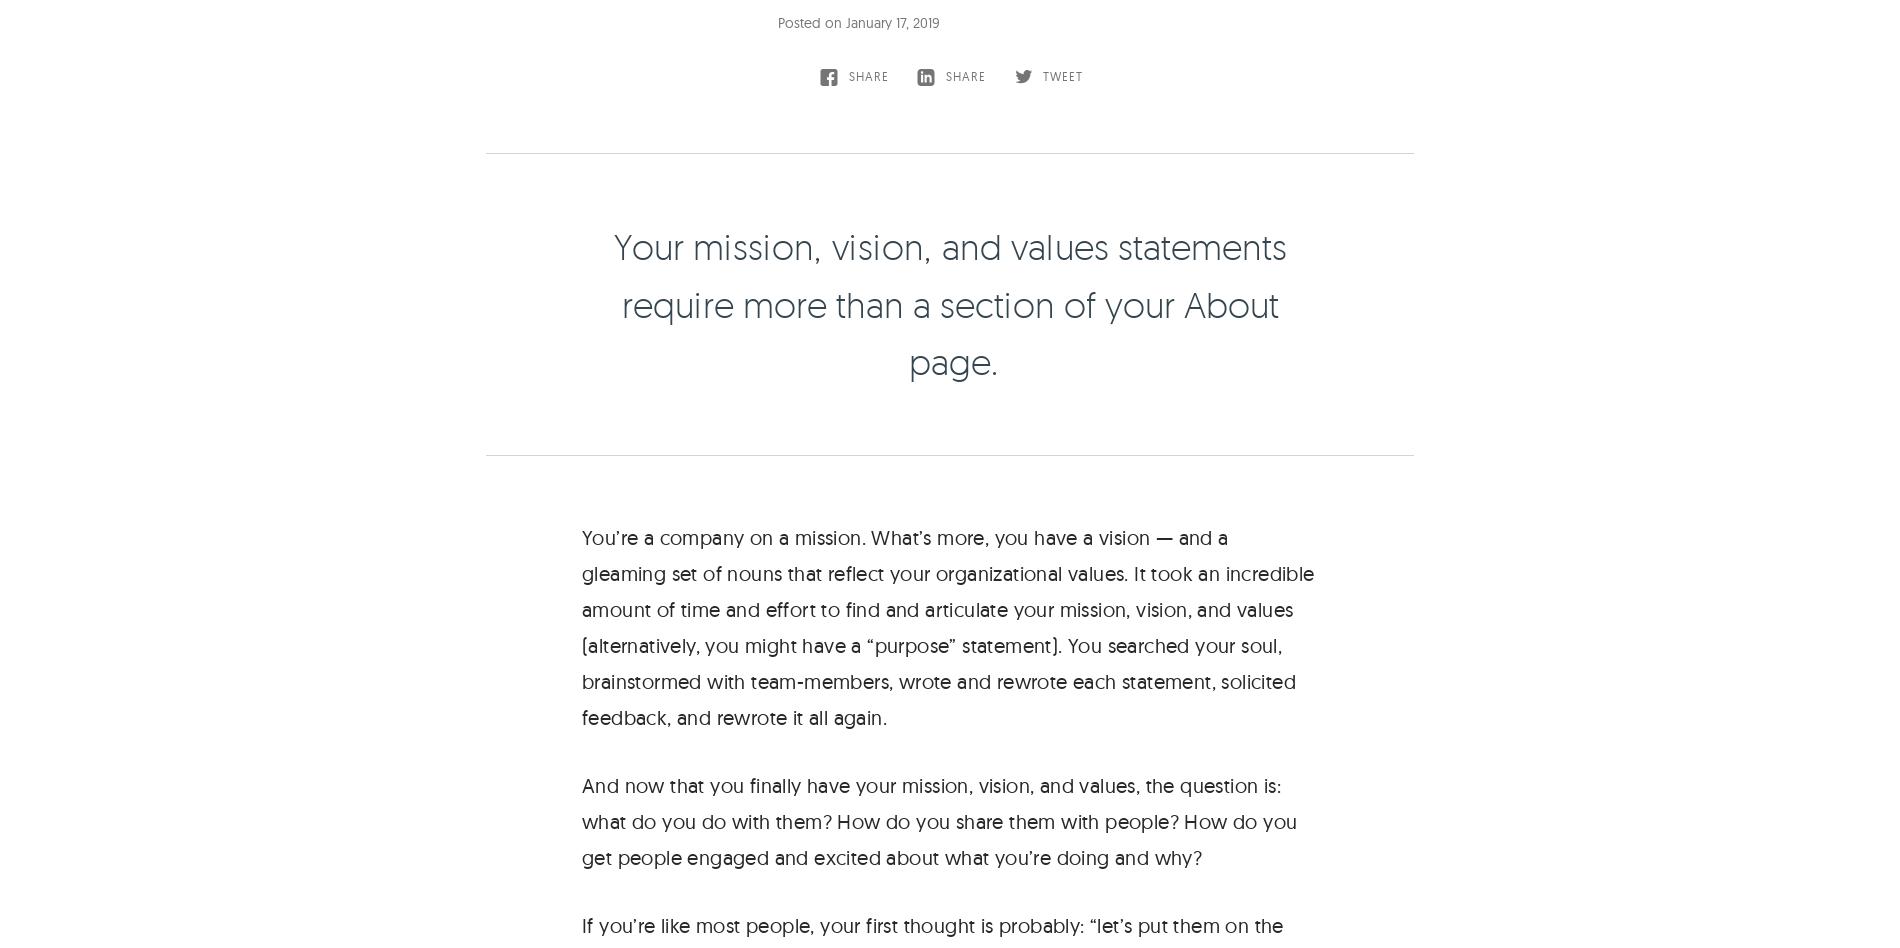  What do you see at coordinates (948, 282) in the screenshot?
I see `'The Viget Newsletter'` at bounding box center [948, 282].